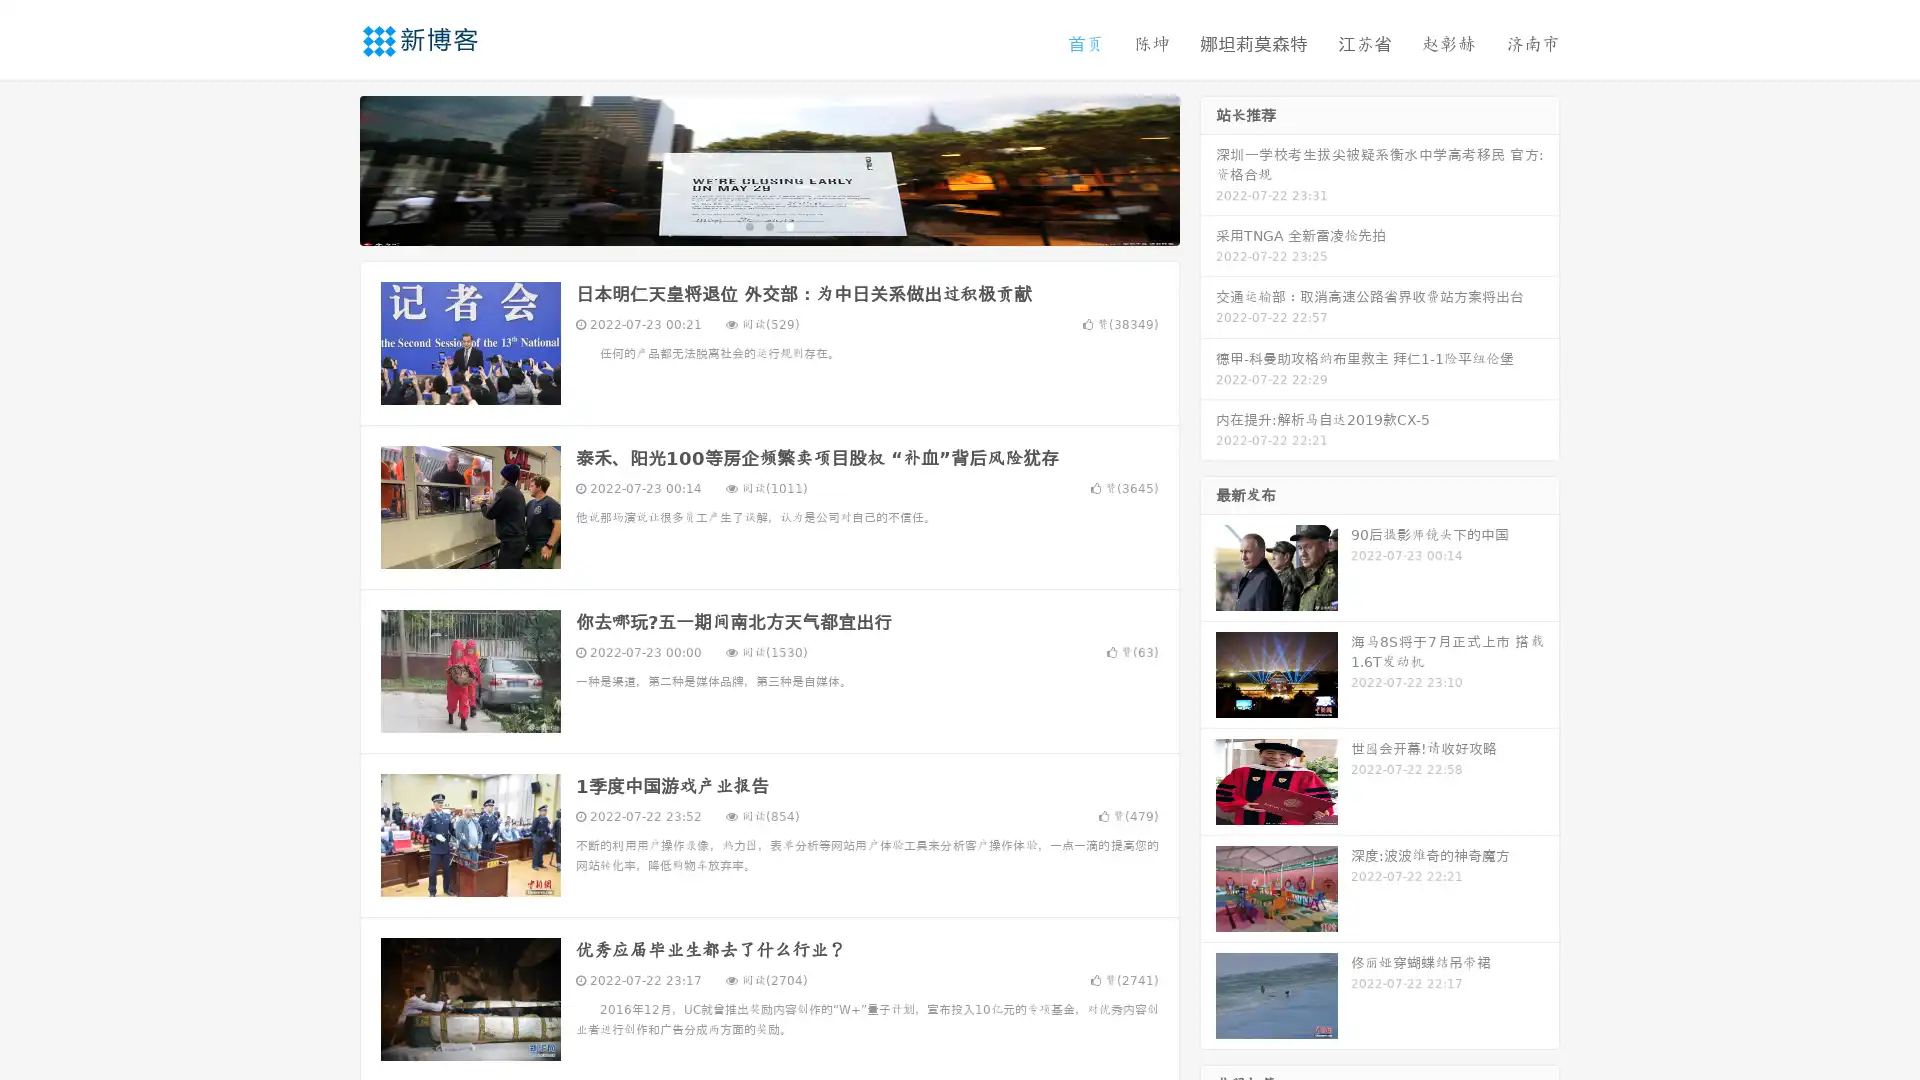 Image resolution: width=1920 pixels, height=1080 pixels. What do you see at coordinates (789, 225) in the screenshot?
I see `Go to slide 3` at bounding box center [789, 225].